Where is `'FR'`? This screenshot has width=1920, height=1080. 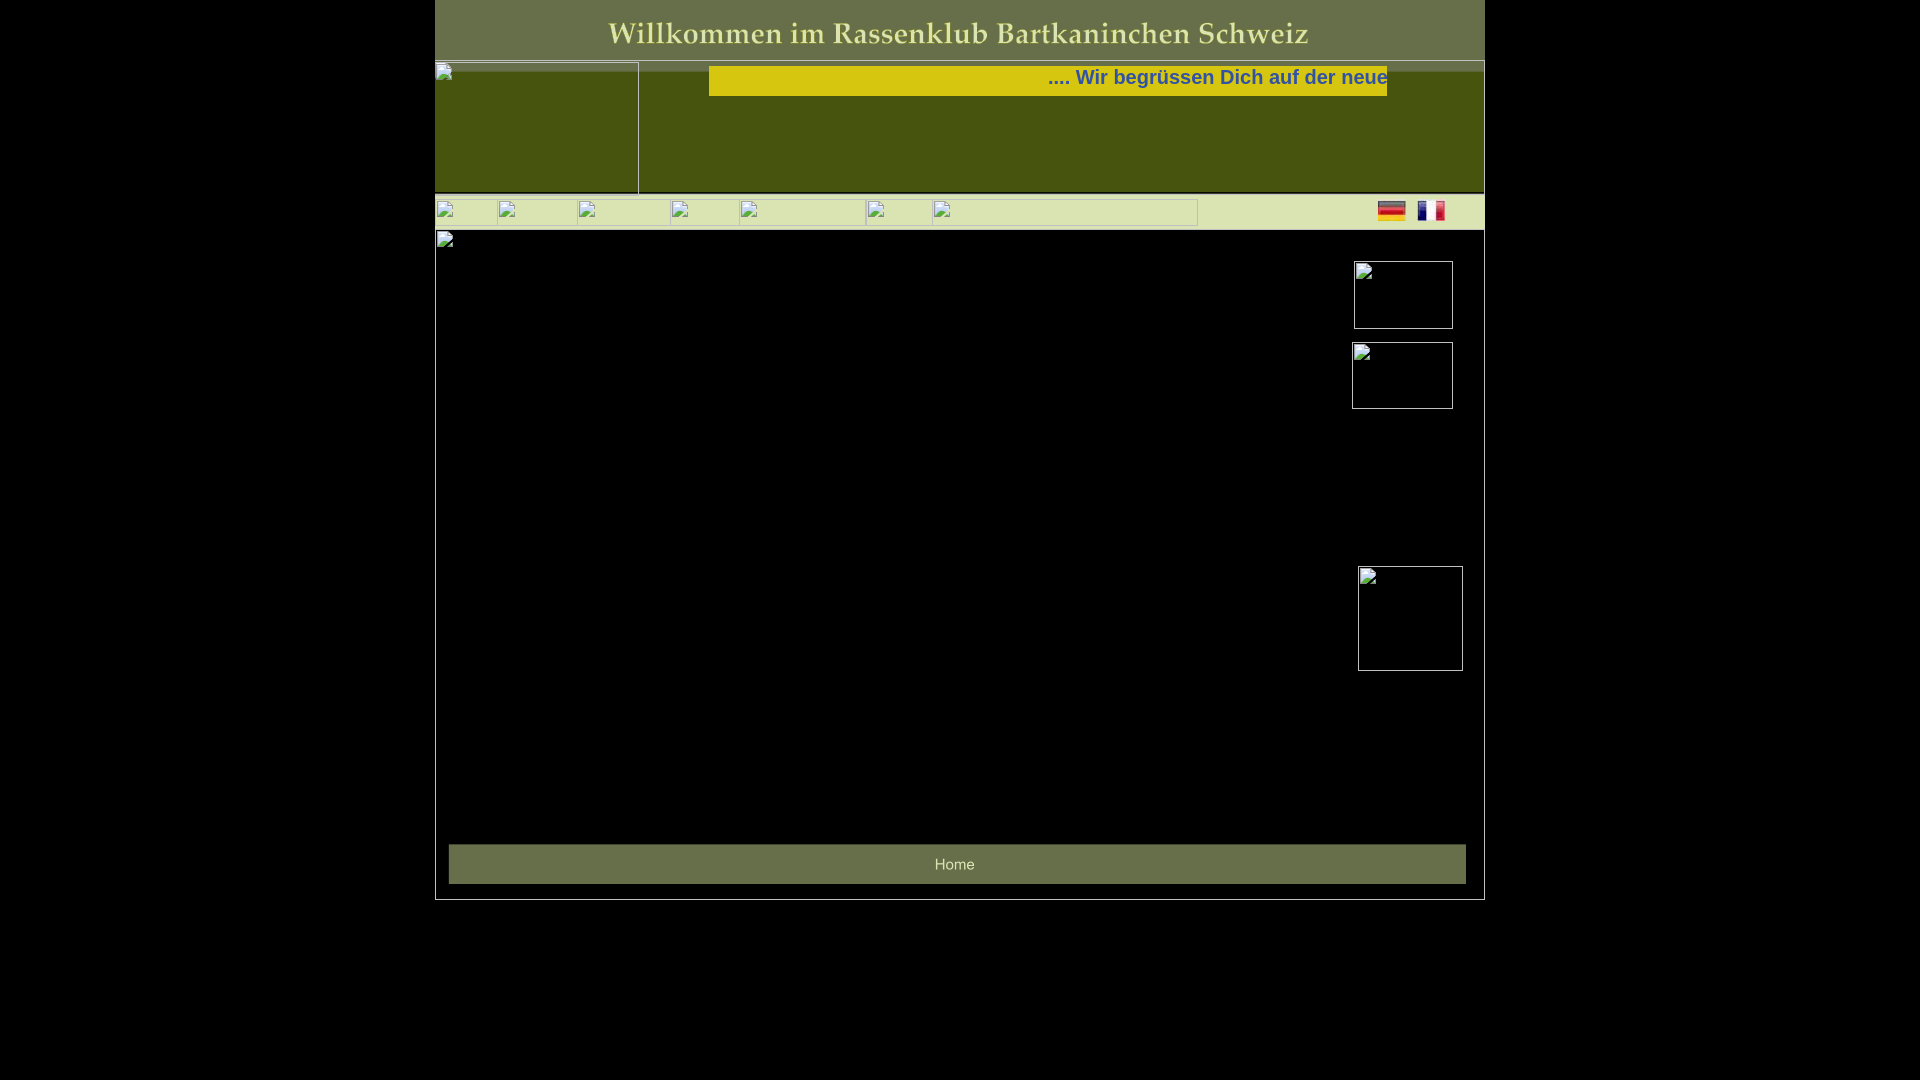 'FR' is located at coordinates (1429, 209).